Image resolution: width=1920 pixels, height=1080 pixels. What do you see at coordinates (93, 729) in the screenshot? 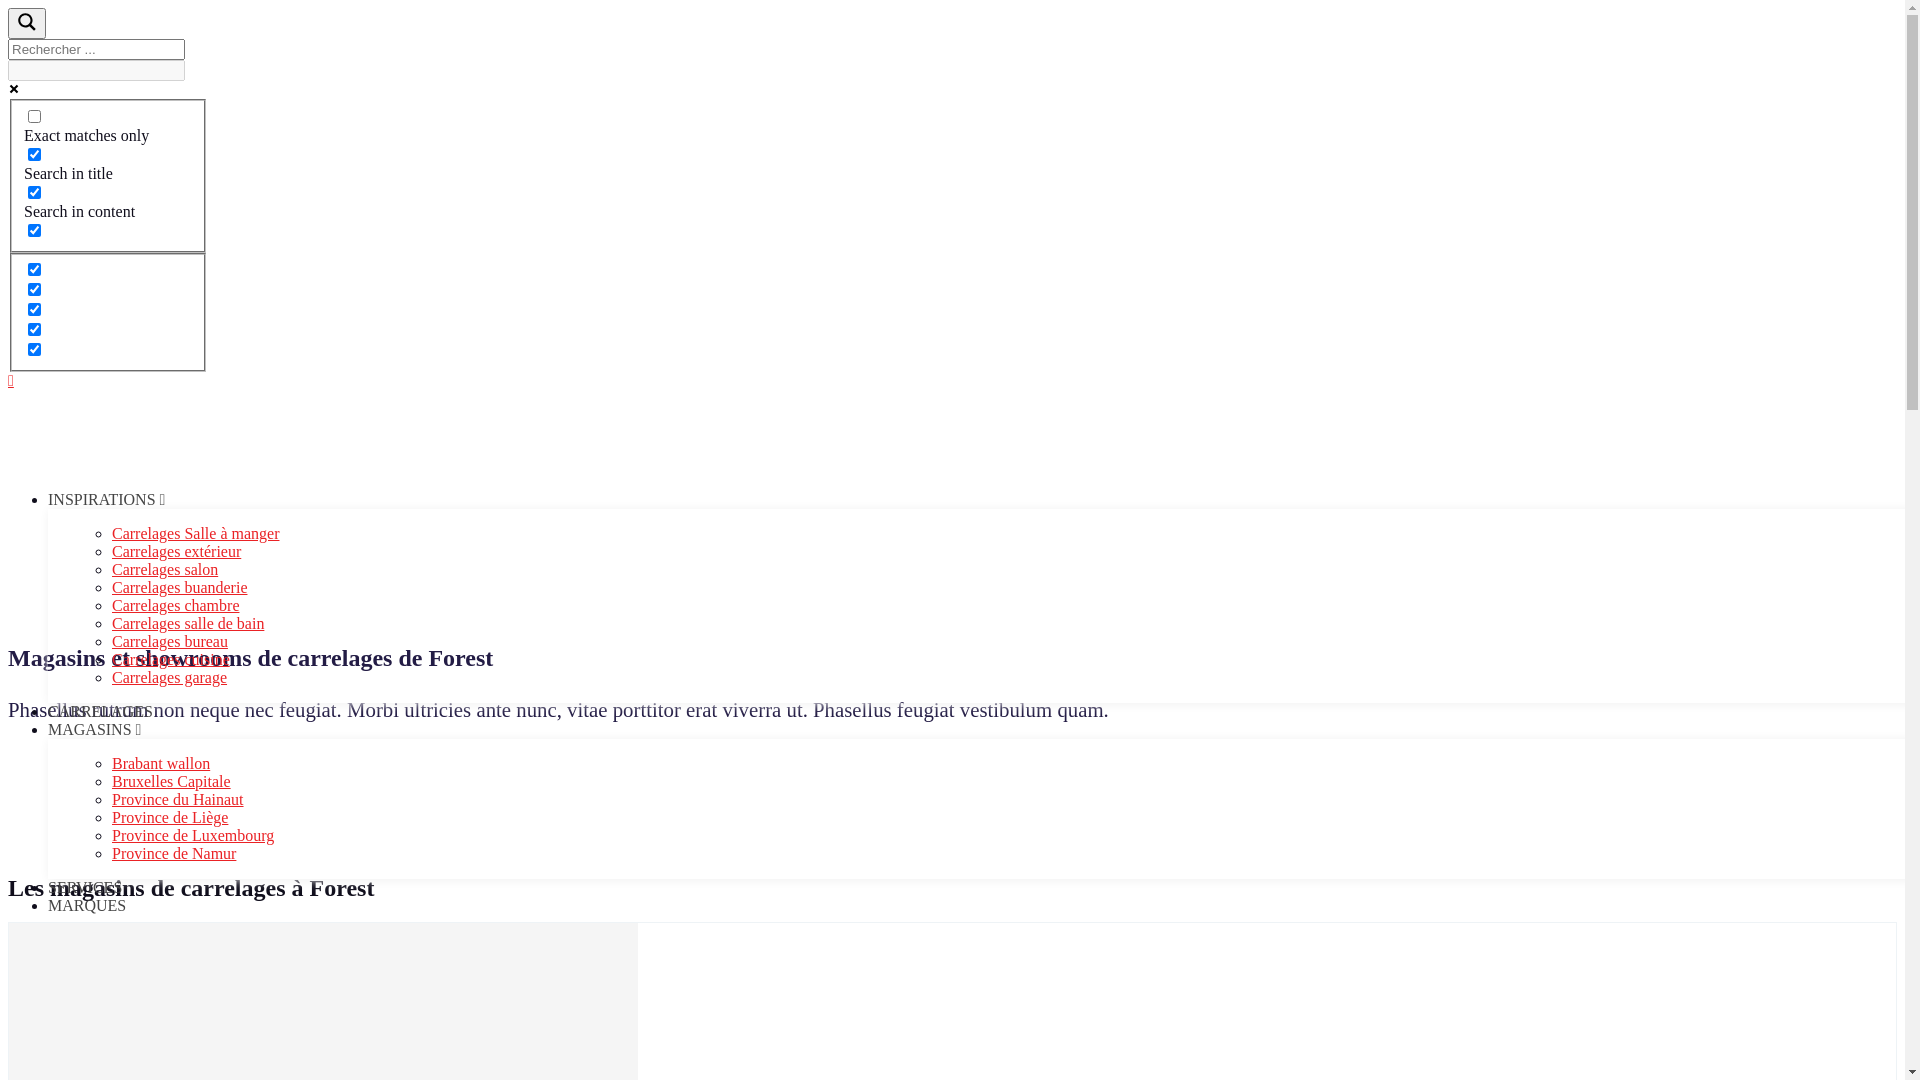
I see `'MAGASINS'` at bounding box center [93, 729].